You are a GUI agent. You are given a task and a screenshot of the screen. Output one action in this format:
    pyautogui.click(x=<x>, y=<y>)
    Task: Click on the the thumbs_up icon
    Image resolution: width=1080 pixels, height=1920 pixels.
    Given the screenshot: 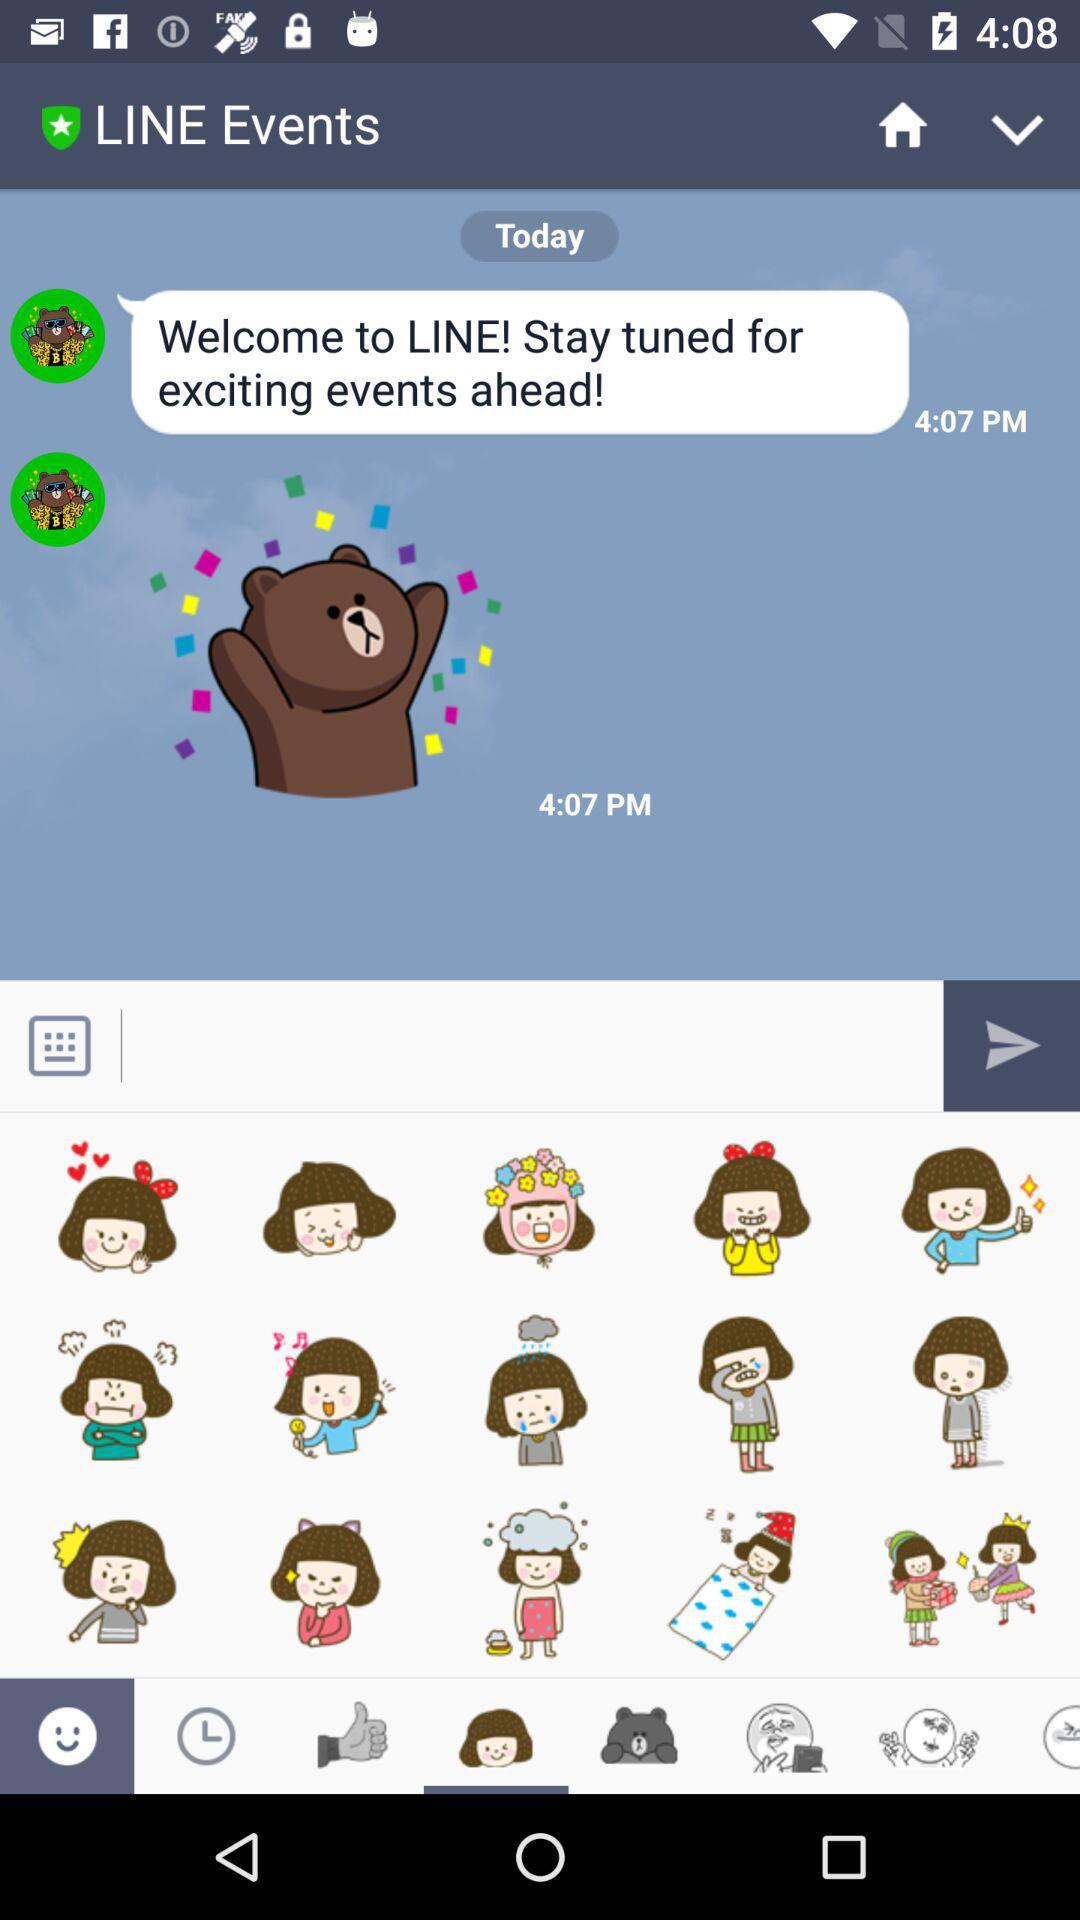 What is the action you would take?
    pyautogui.click(x=350, y=1735)
    